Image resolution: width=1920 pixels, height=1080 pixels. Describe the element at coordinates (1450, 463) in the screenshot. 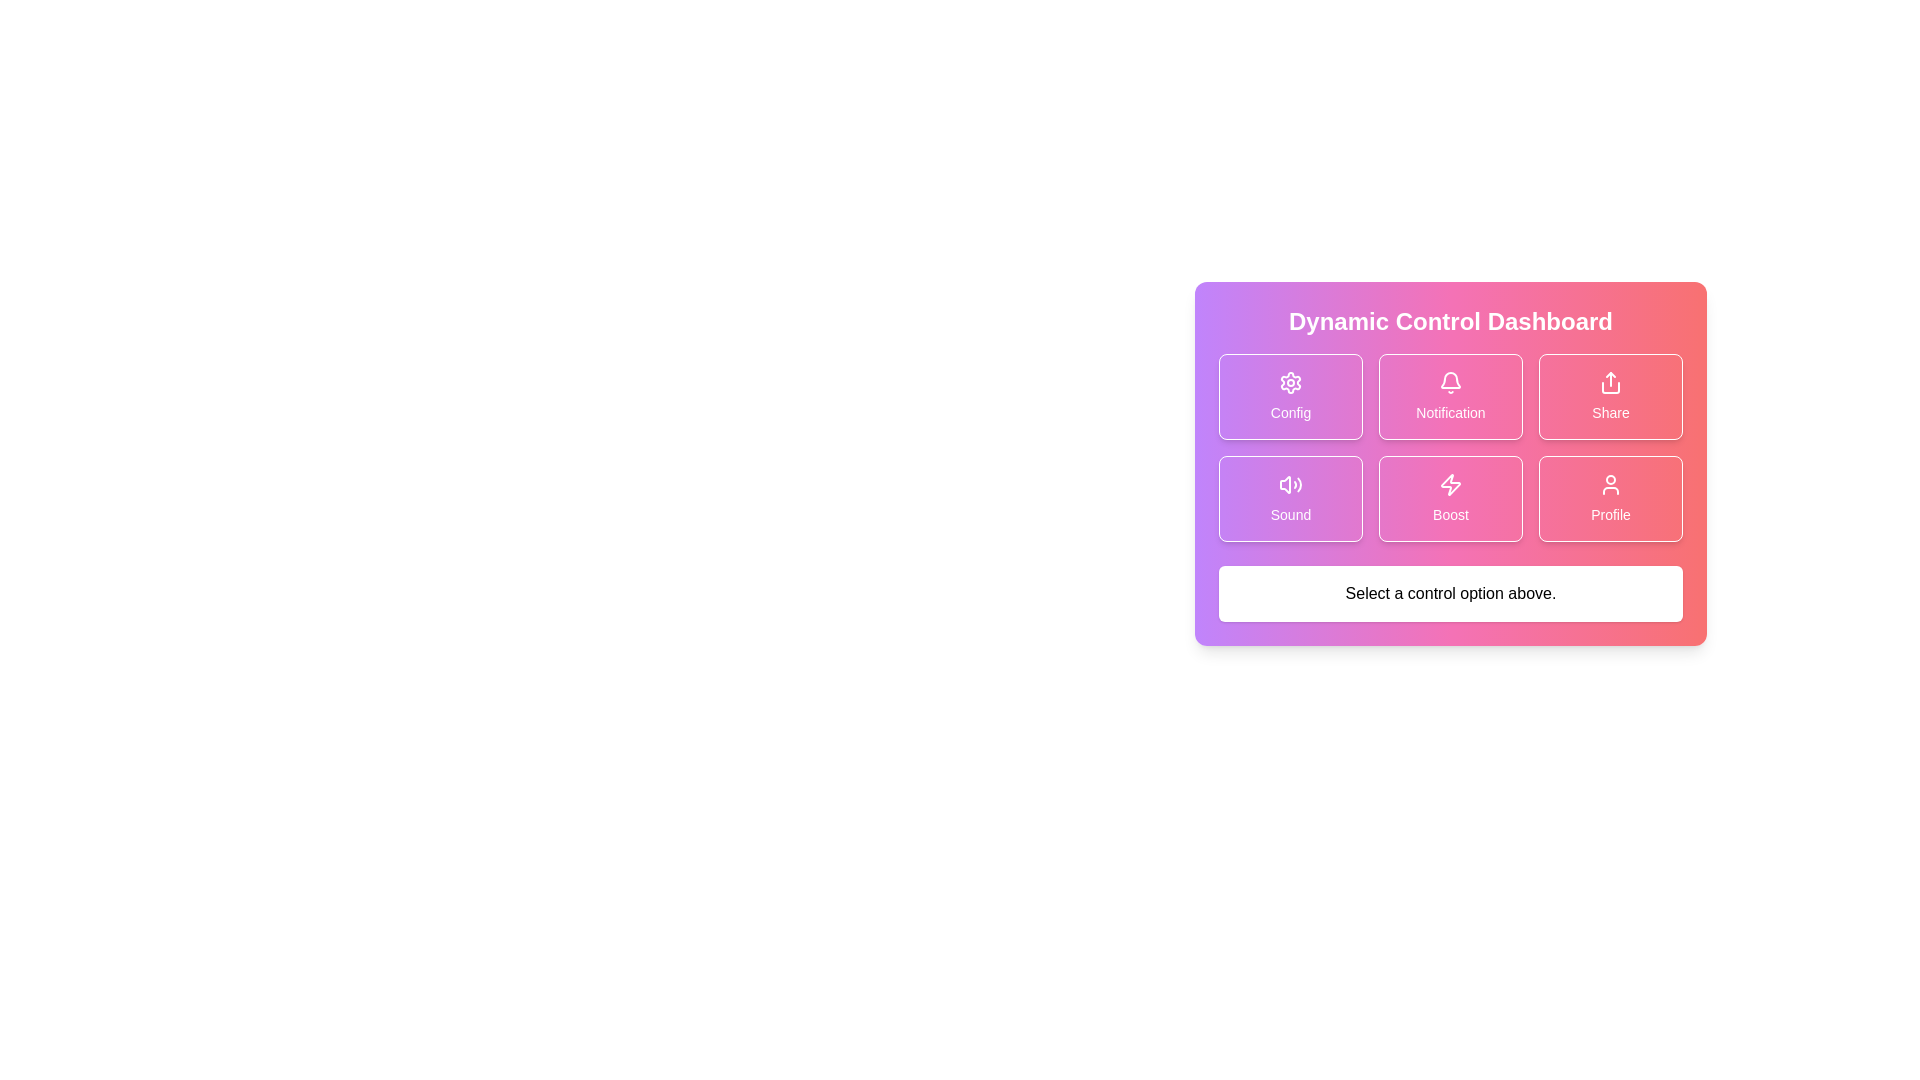

I see `the centrally located control dashboard interface that contains various functional buttons` at that location.